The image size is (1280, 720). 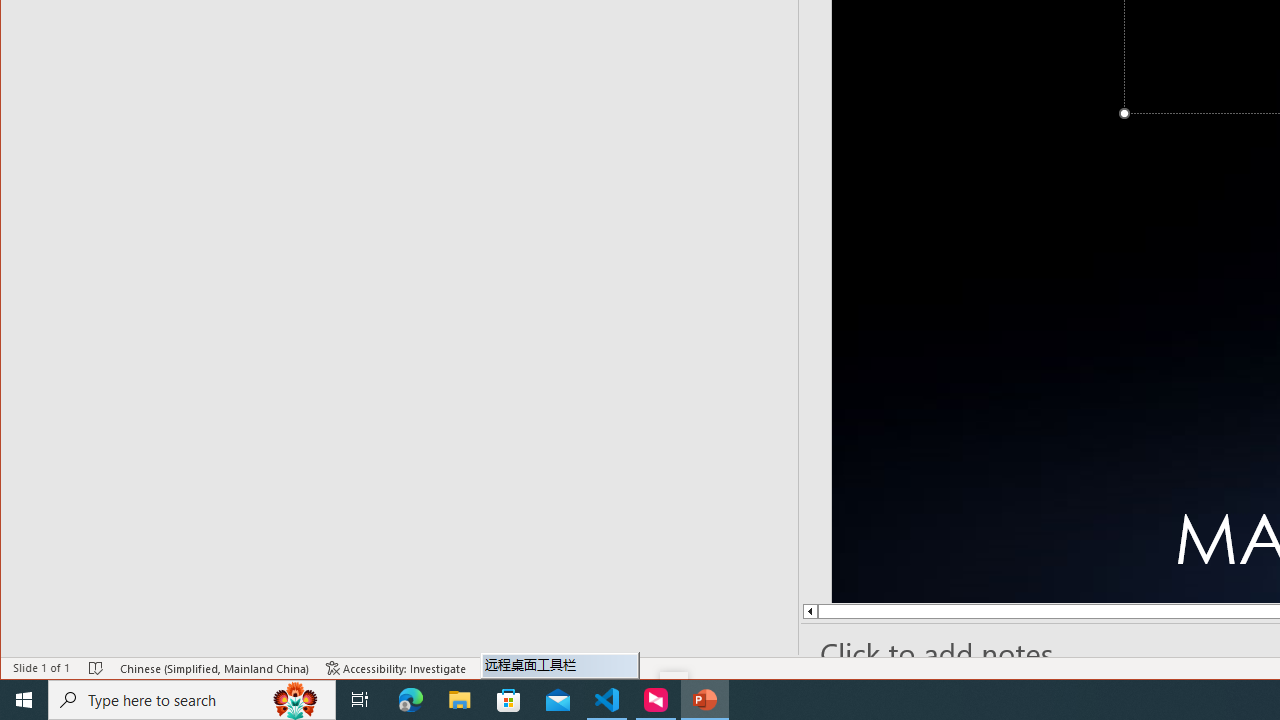 What do you see at coordinates (606, 698) in the screenshot?
I see `'Visual Studio Code - 1 running window'` at bounding box center [606, 698].